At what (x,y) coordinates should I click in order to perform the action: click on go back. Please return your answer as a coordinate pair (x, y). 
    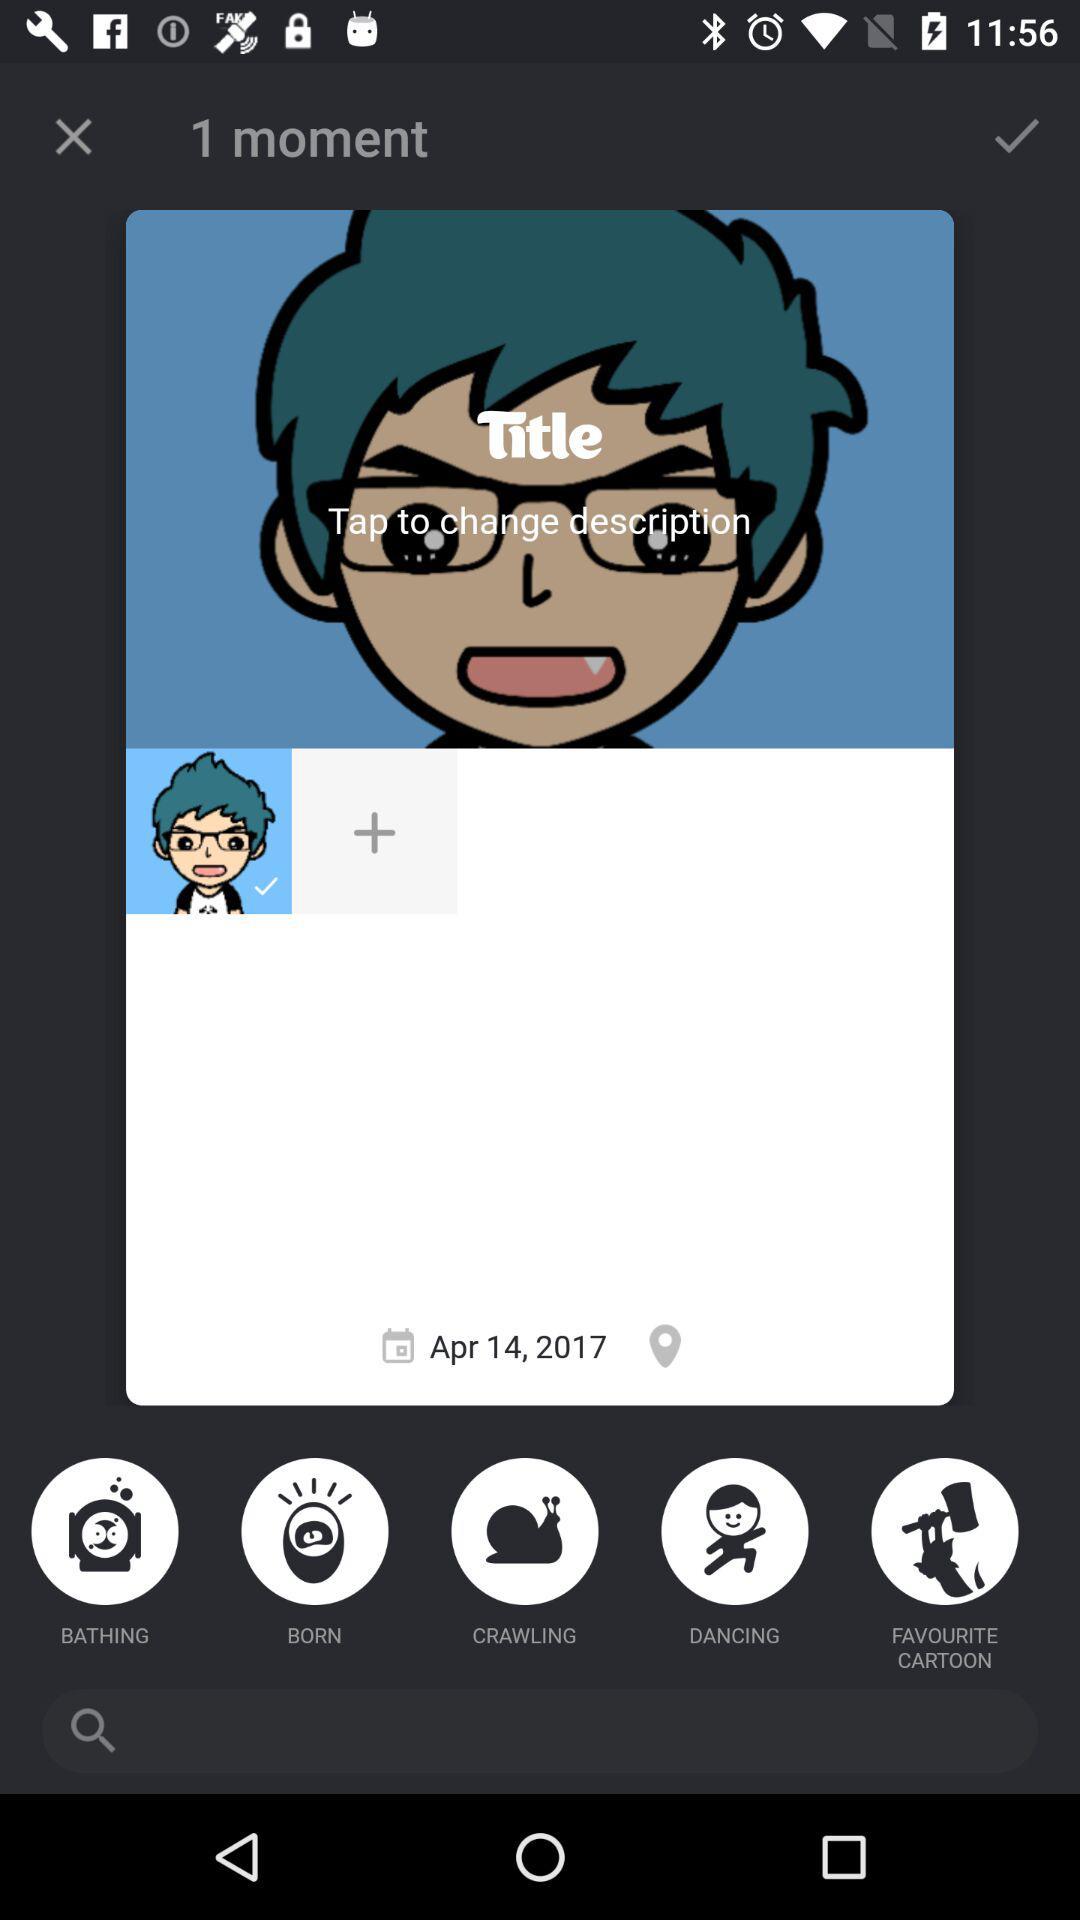
    Looking at the image, I should click on (72, 135).